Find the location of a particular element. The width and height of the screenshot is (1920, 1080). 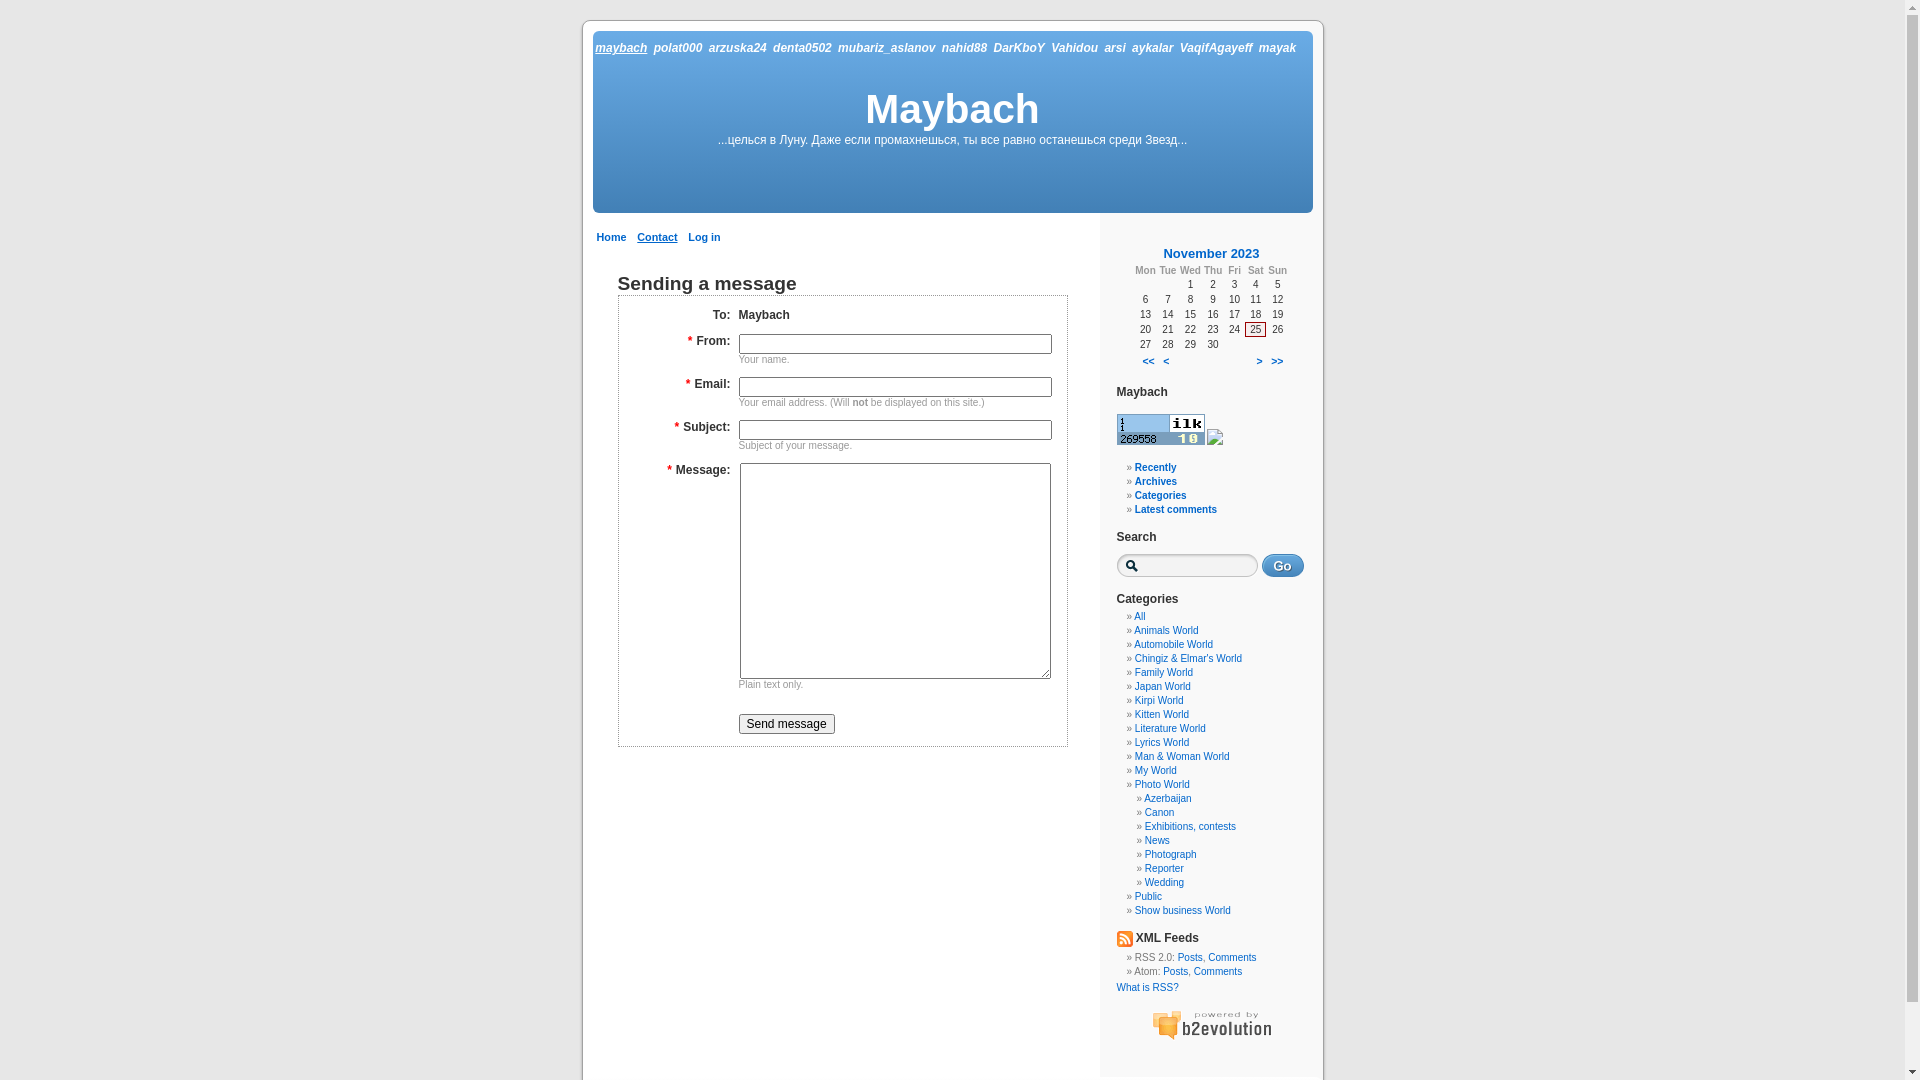

'XML Feed' is located at coordinates (1115, 938).